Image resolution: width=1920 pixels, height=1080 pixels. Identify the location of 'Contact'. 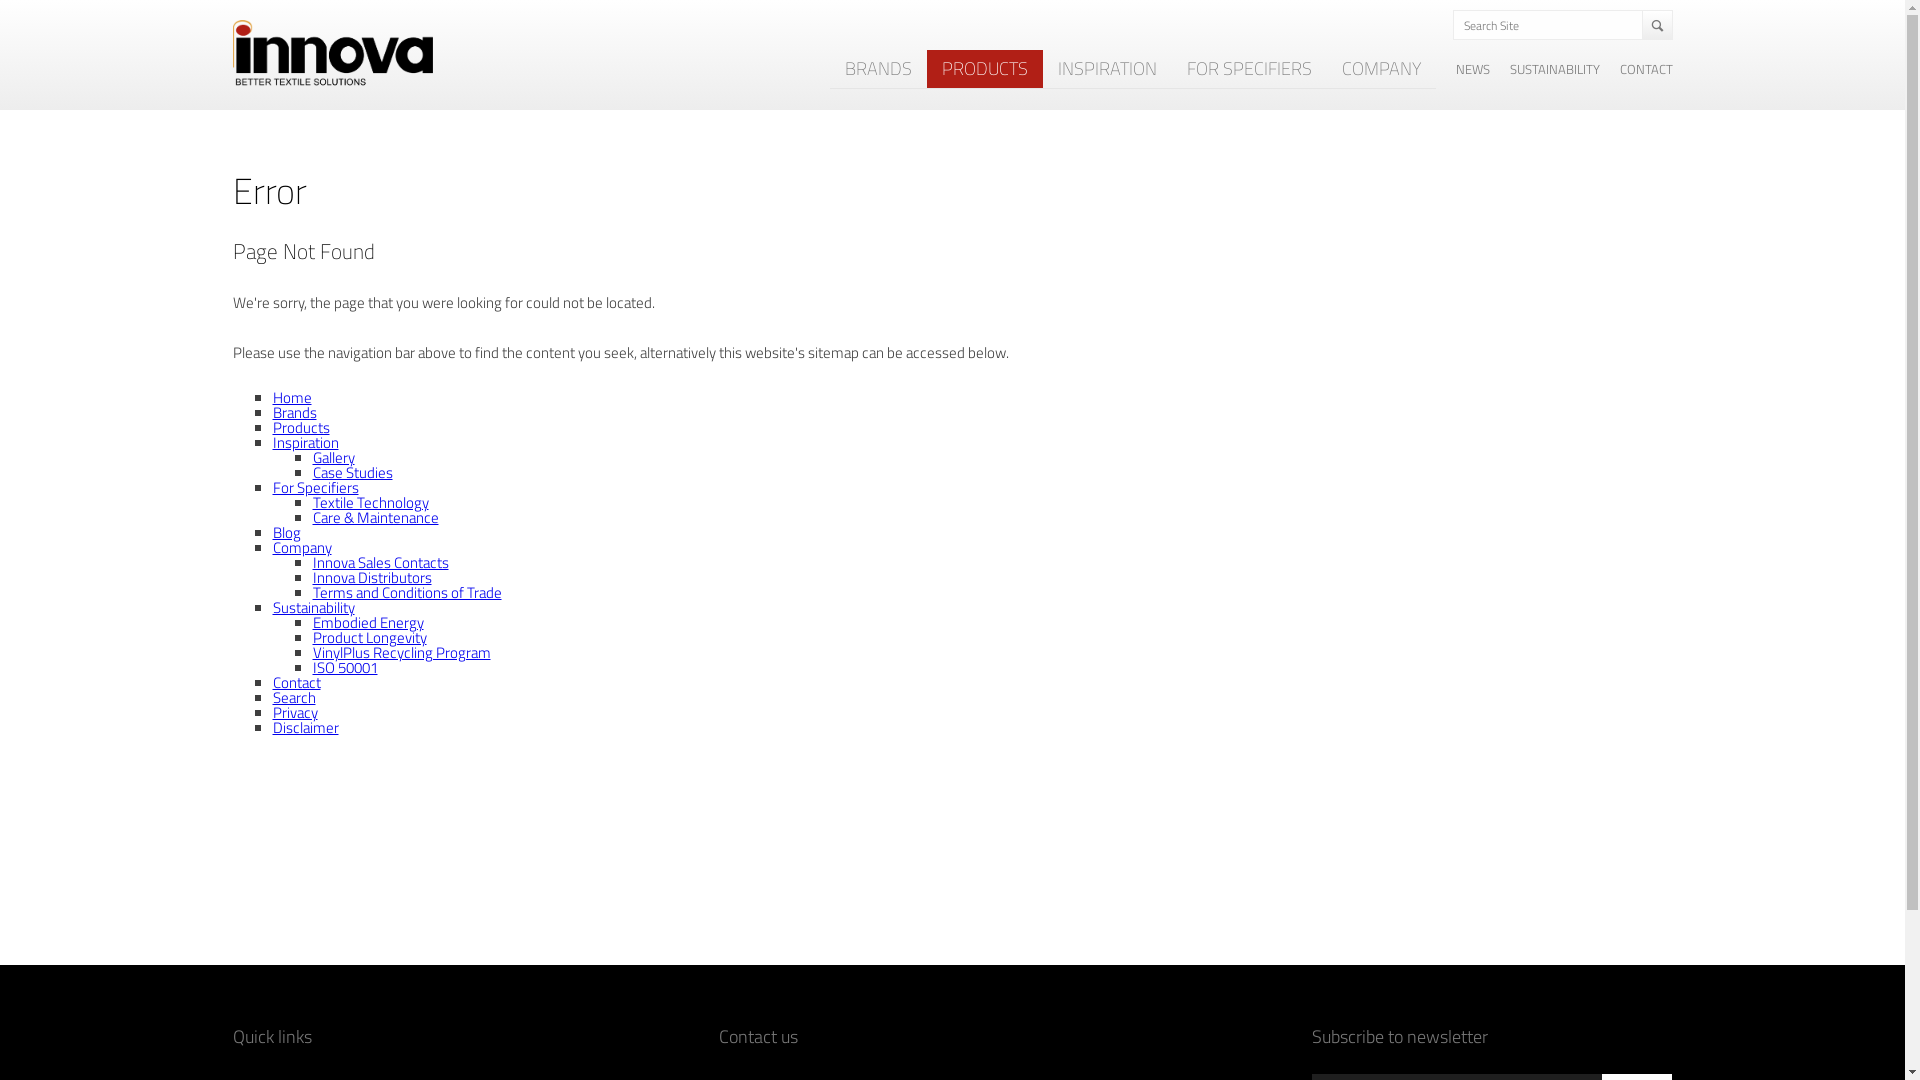
(295, 681).